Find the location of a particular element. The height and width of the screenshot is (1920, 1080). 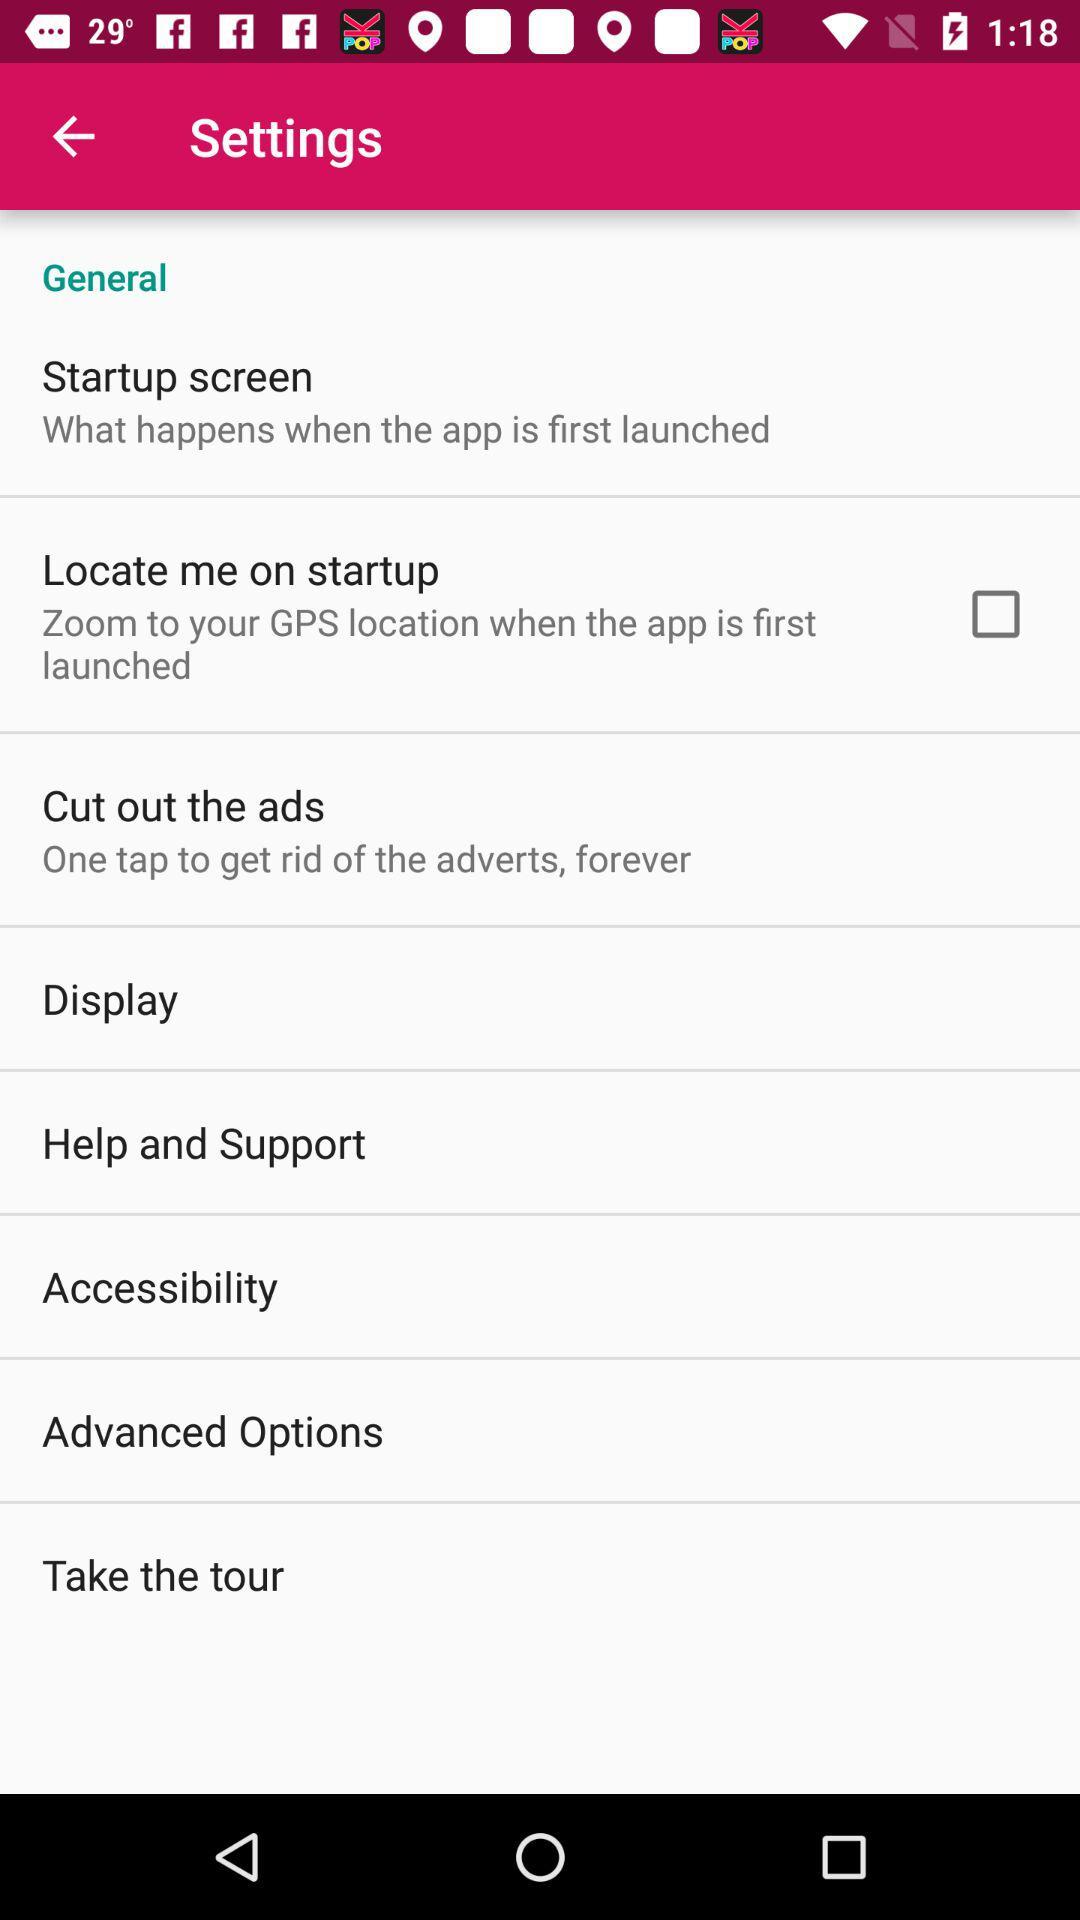

the icon above the take the tour is located at coordinates (212, 1429).